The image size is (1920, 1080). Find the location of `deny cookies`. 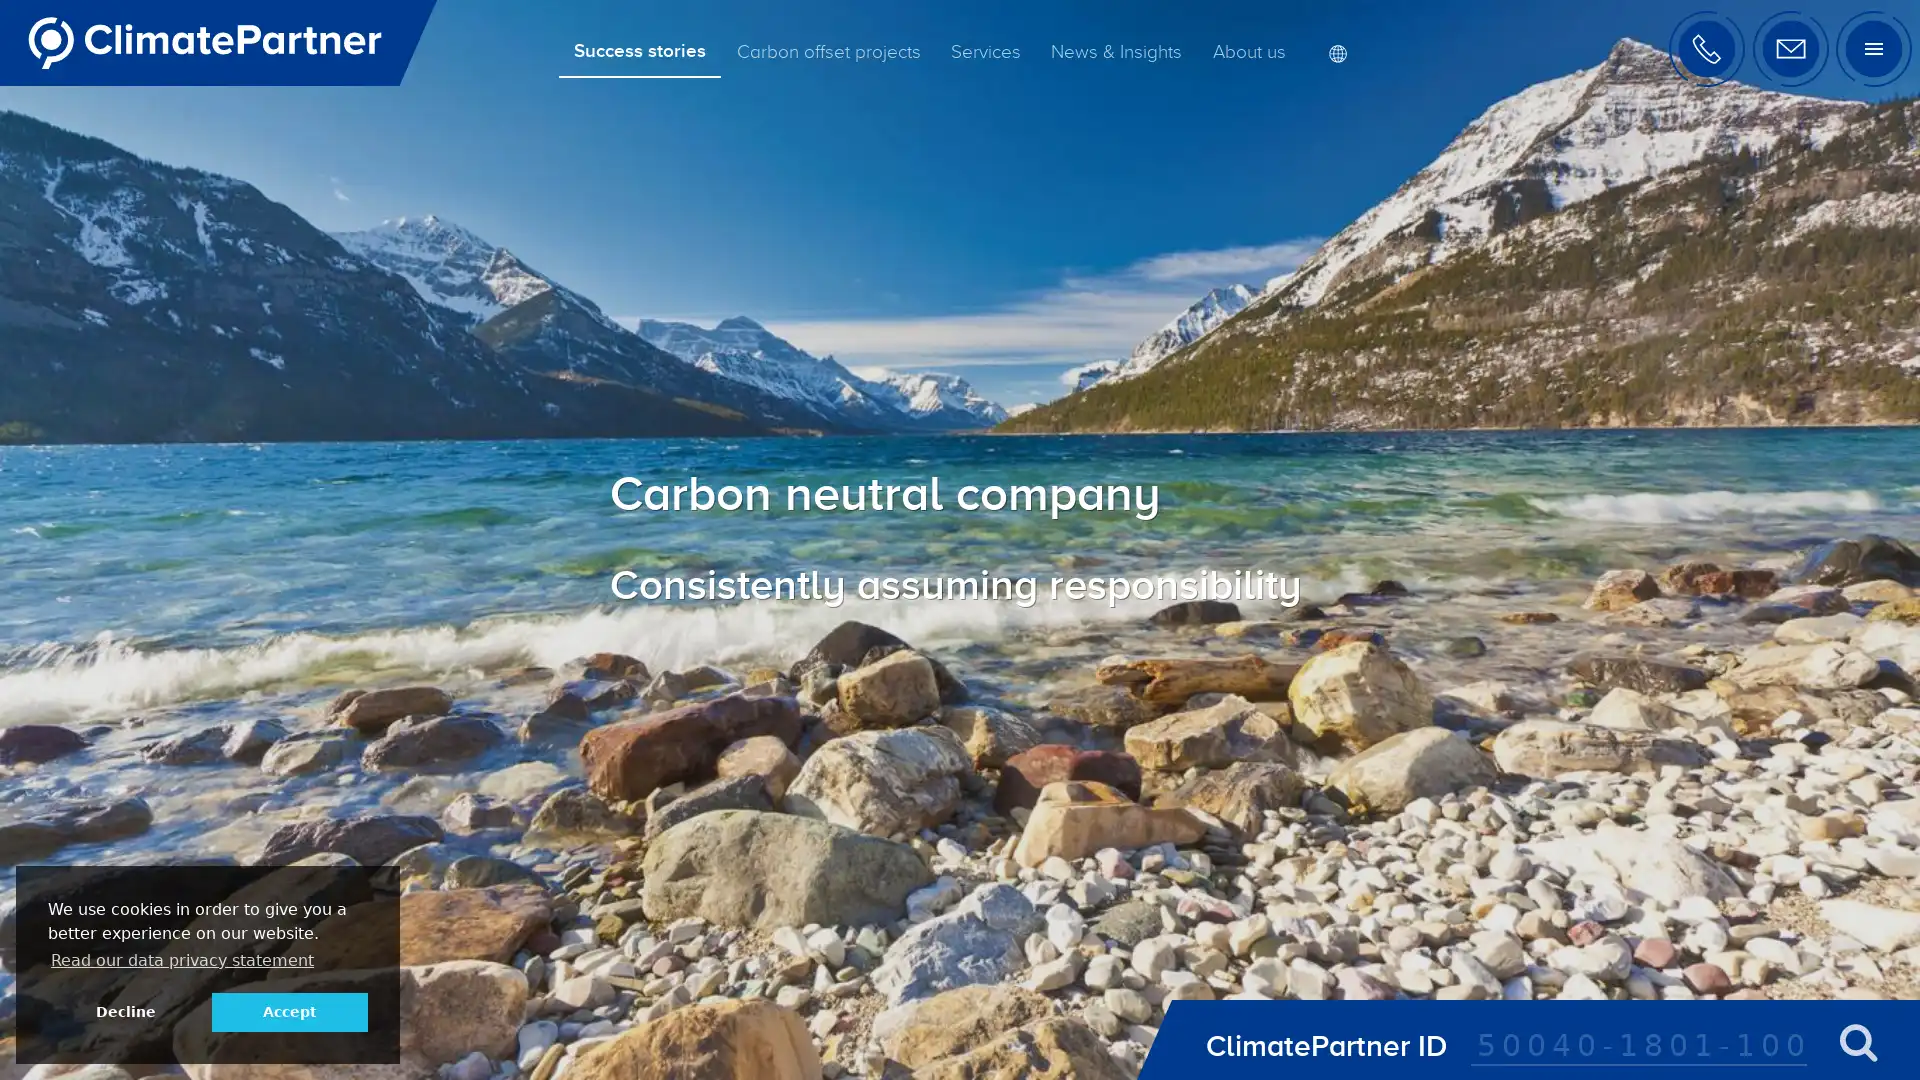

deny cookies is located at coordinates (124, 1011).